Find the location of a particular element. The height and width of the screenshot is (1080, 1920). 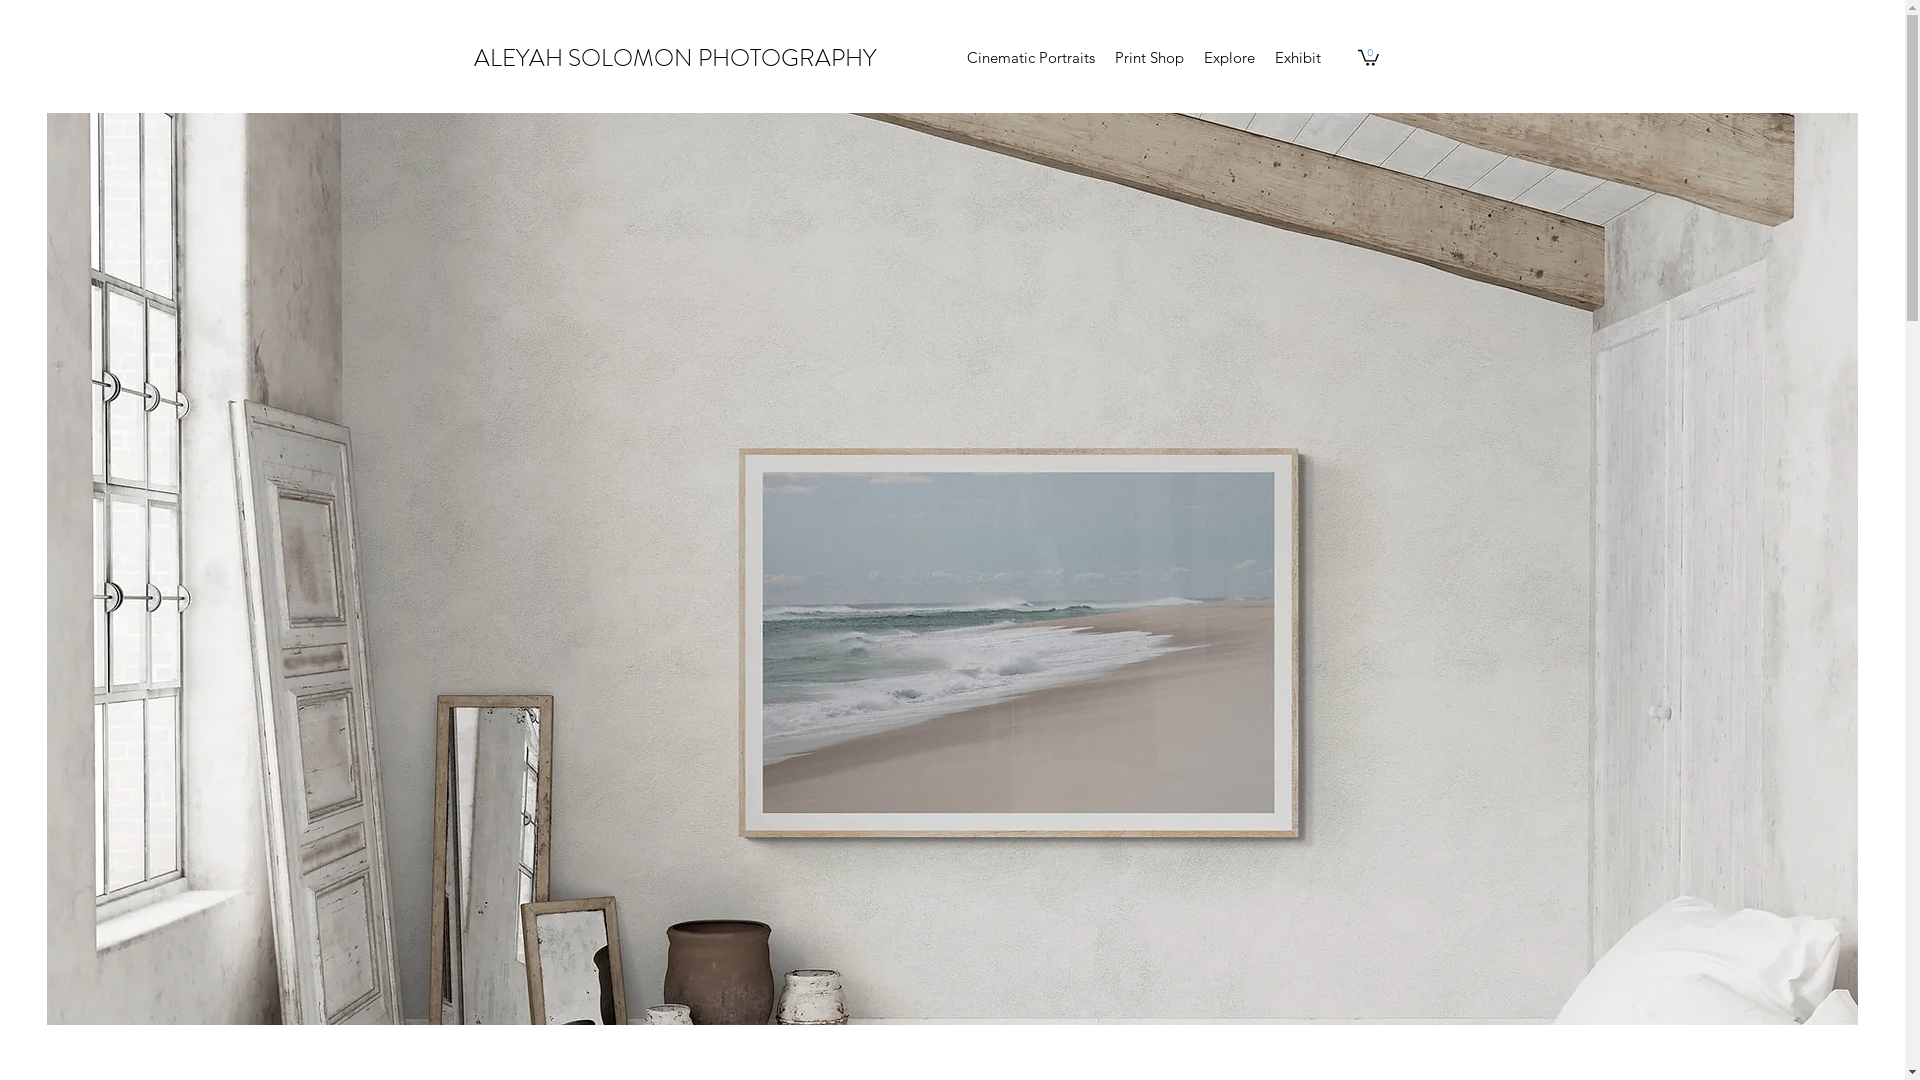

'Print Shop' is located at coordinates (1149, 56).